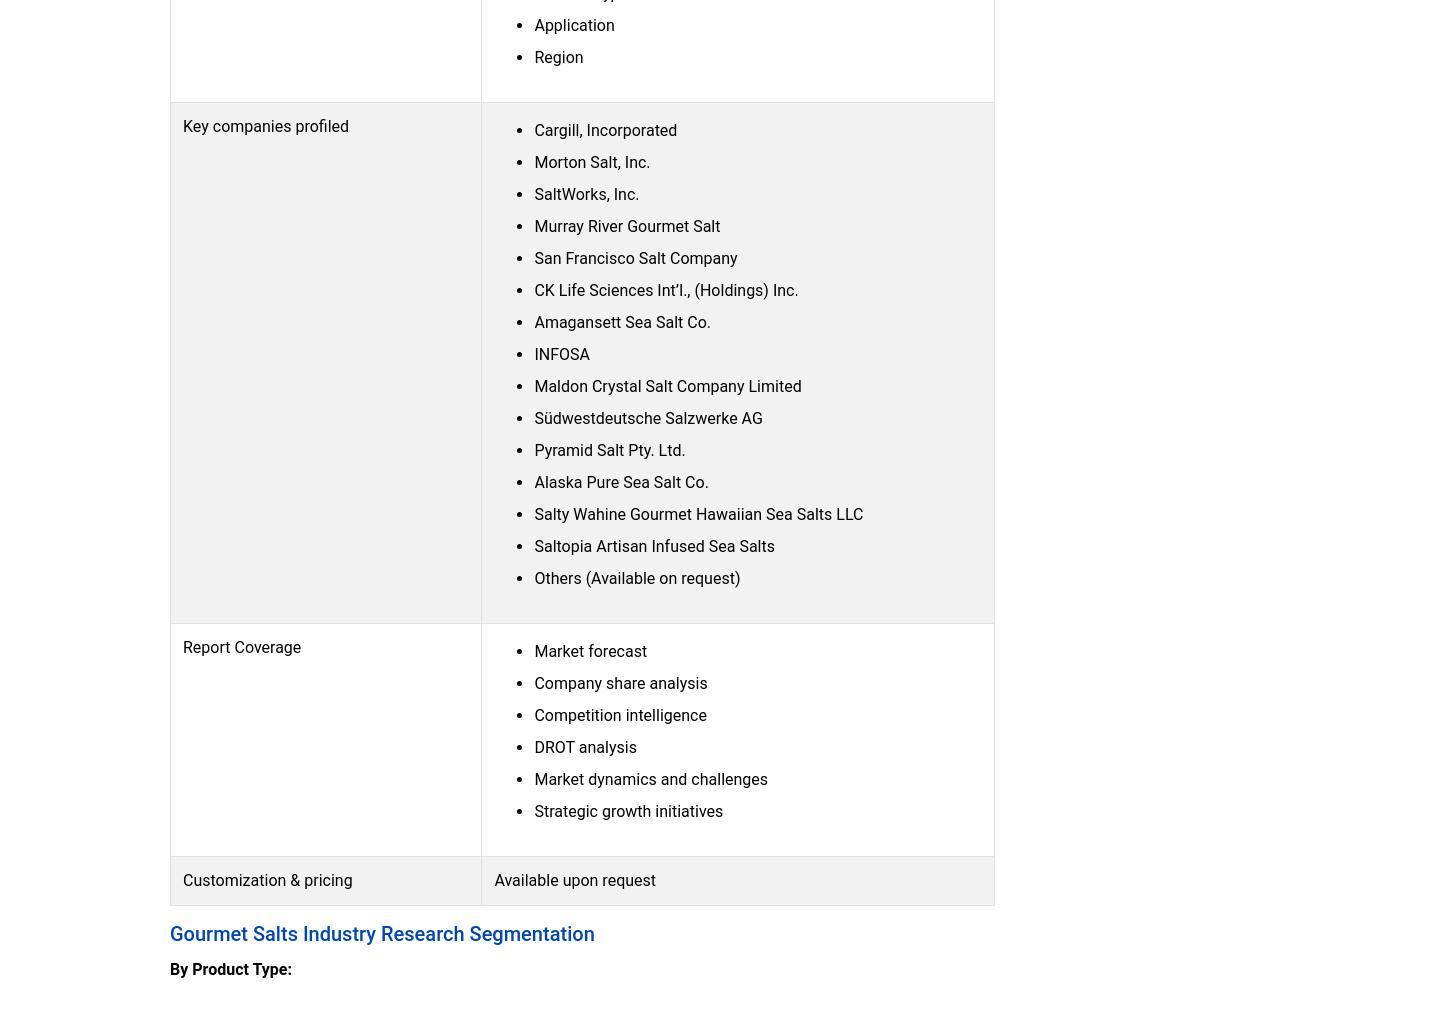  Describe the element at coordinates (534, 55) in the screenshot. I see `'Region'` at that location.